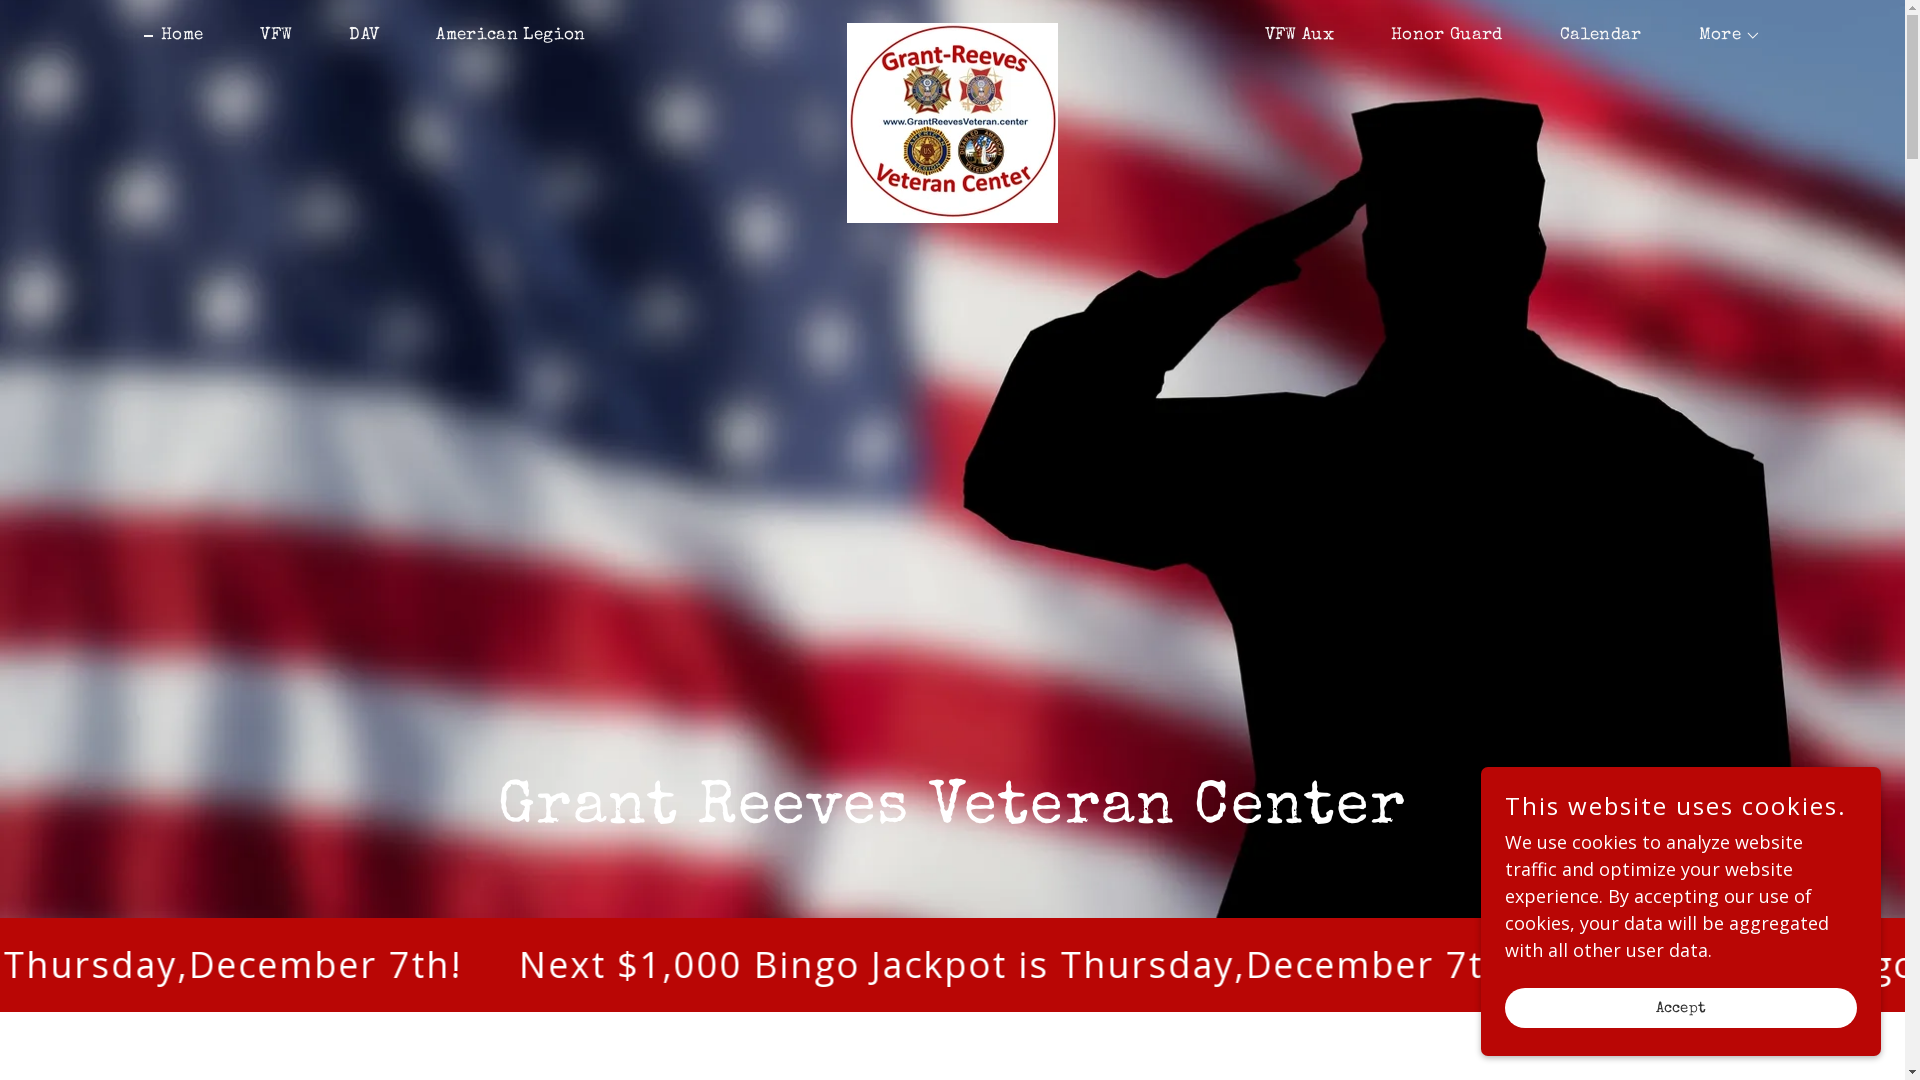 This screenshot has width=1920, height=1080. What do you see at coordinates (173, 35) in the screenshot?
I see `'Home'` at bounding box center [173, 35].